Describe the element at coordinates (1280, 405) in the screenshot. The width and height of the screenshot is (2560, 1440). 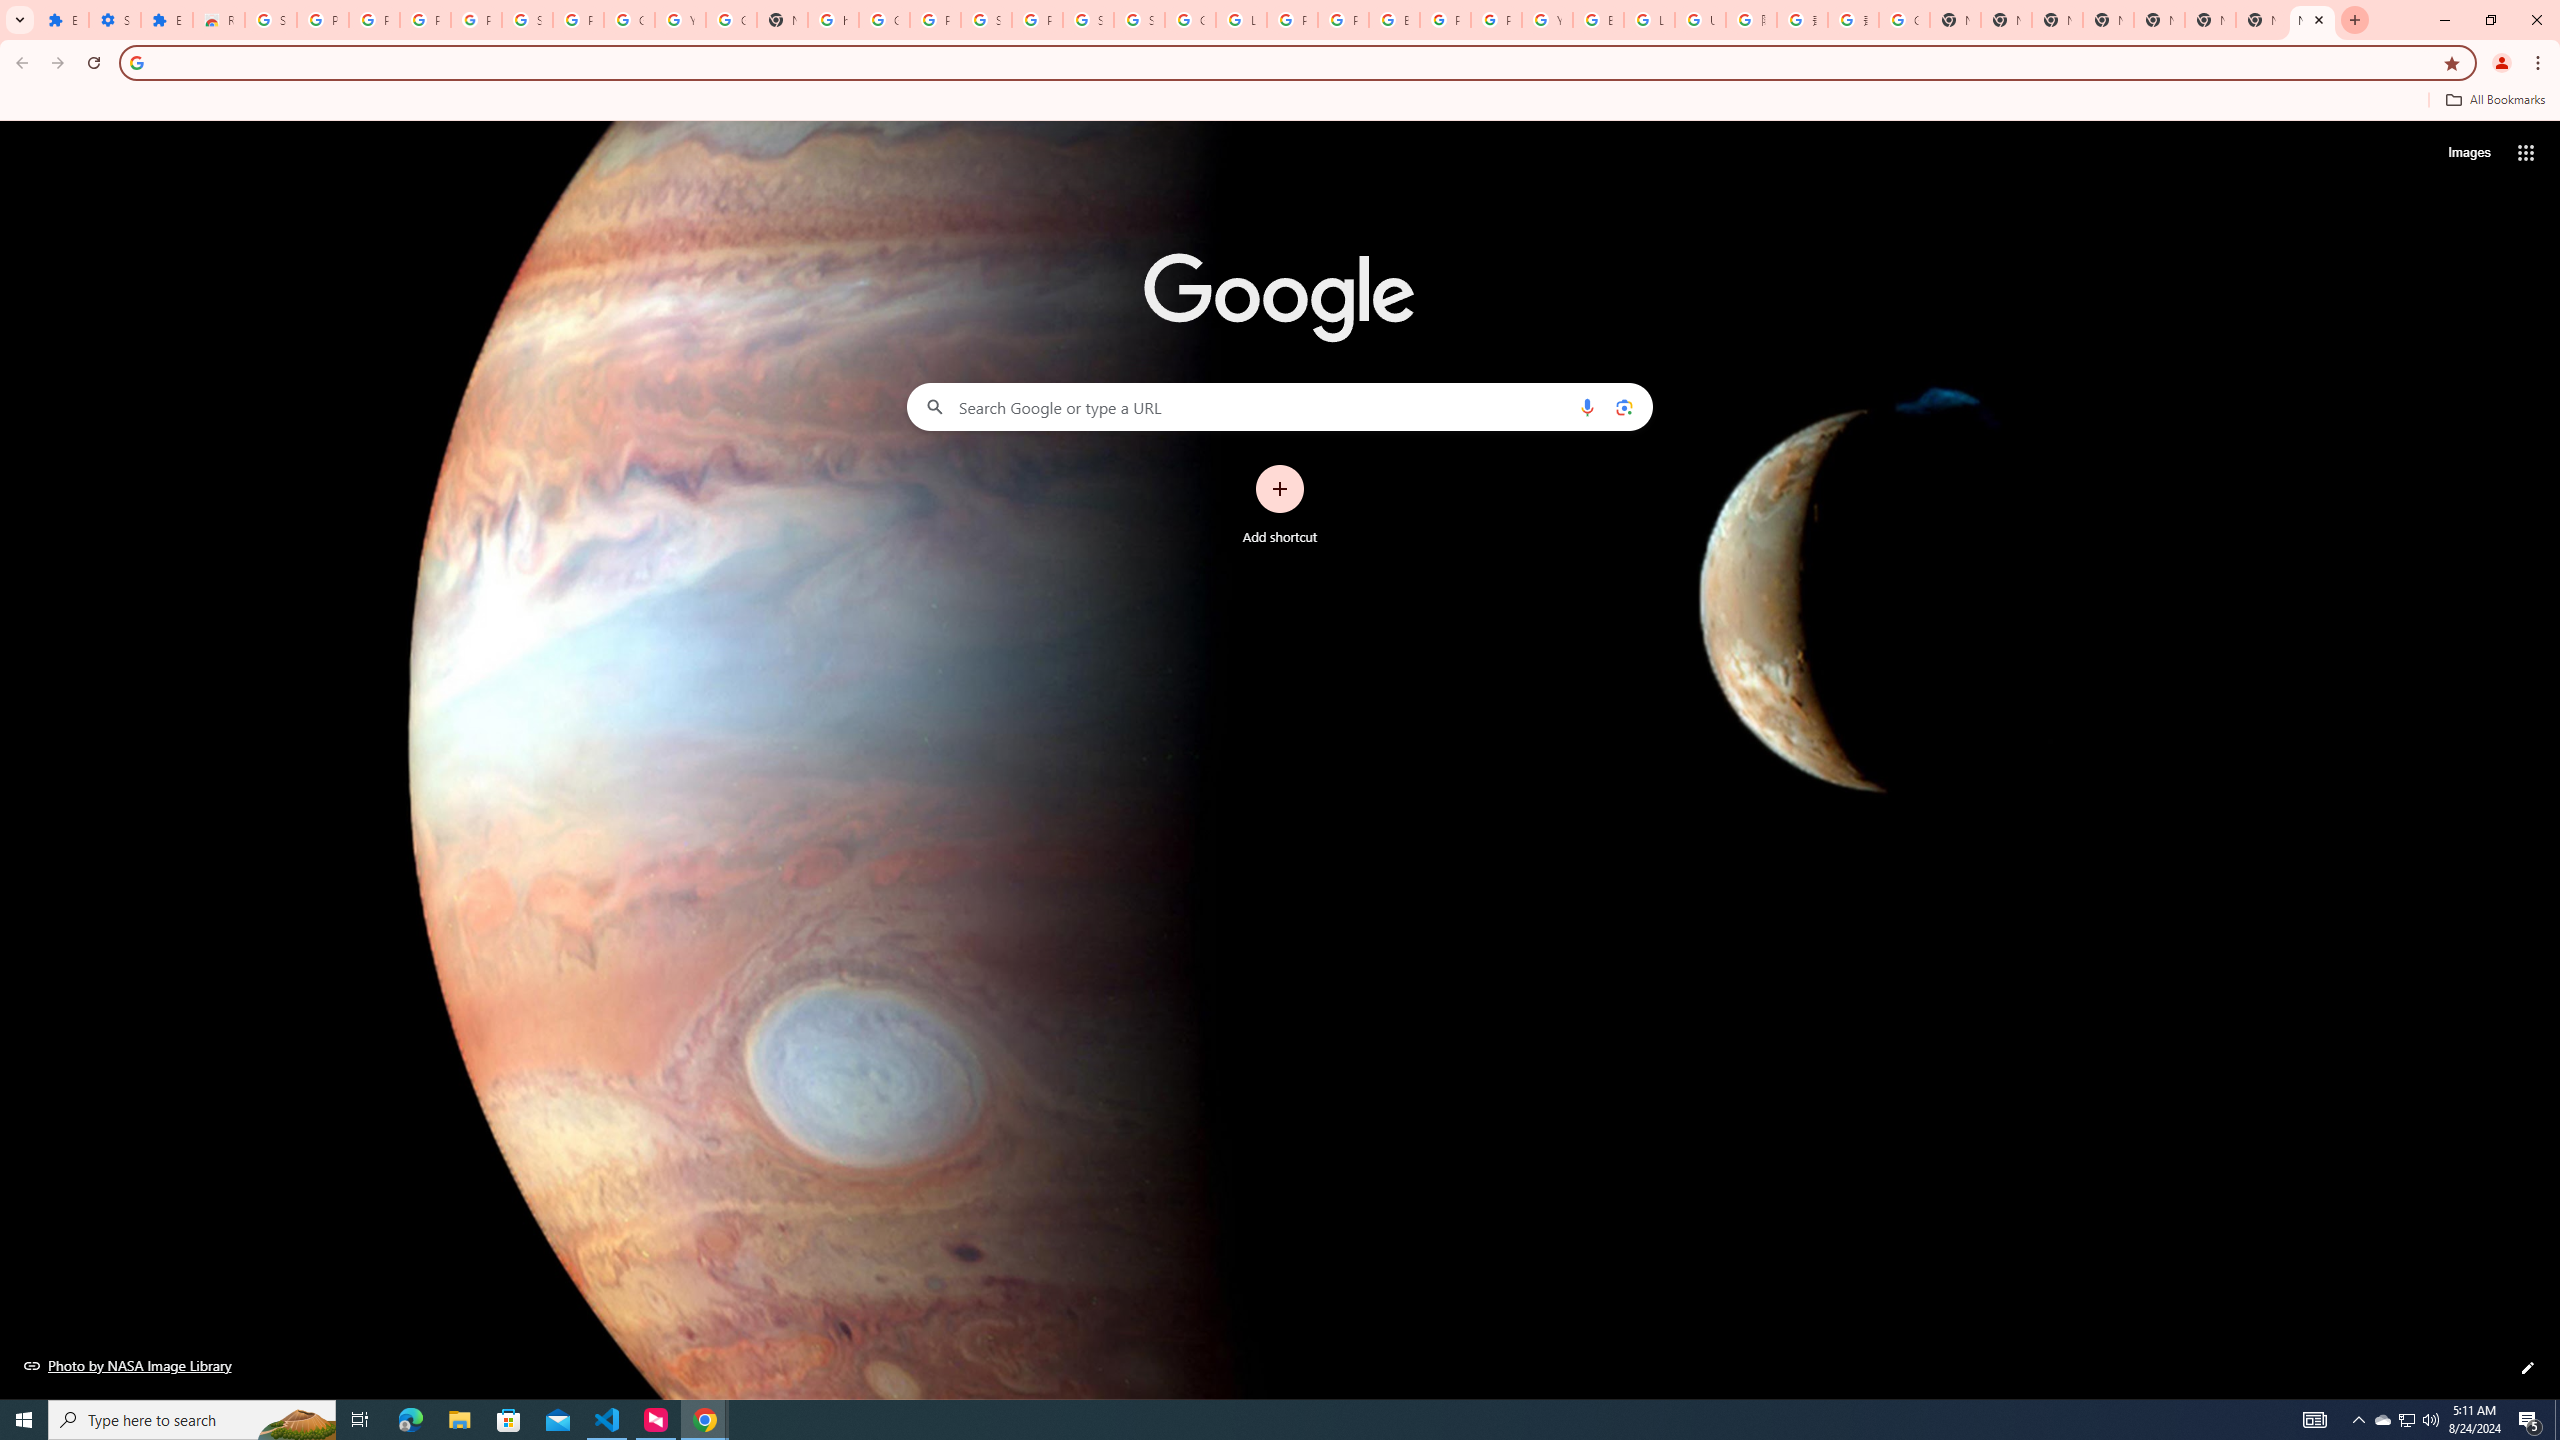
I see `'Search Google or type a URL'` at that location.